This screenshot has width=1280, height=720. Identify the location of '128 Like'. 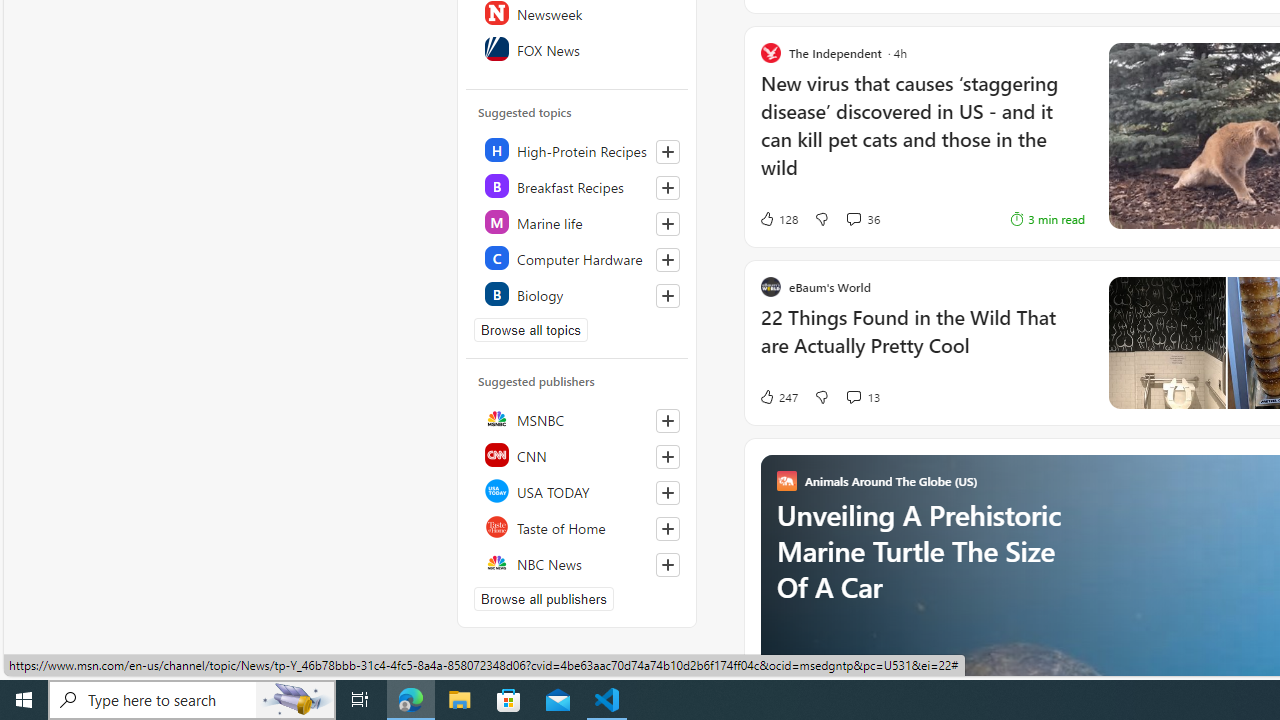
(777, 219).